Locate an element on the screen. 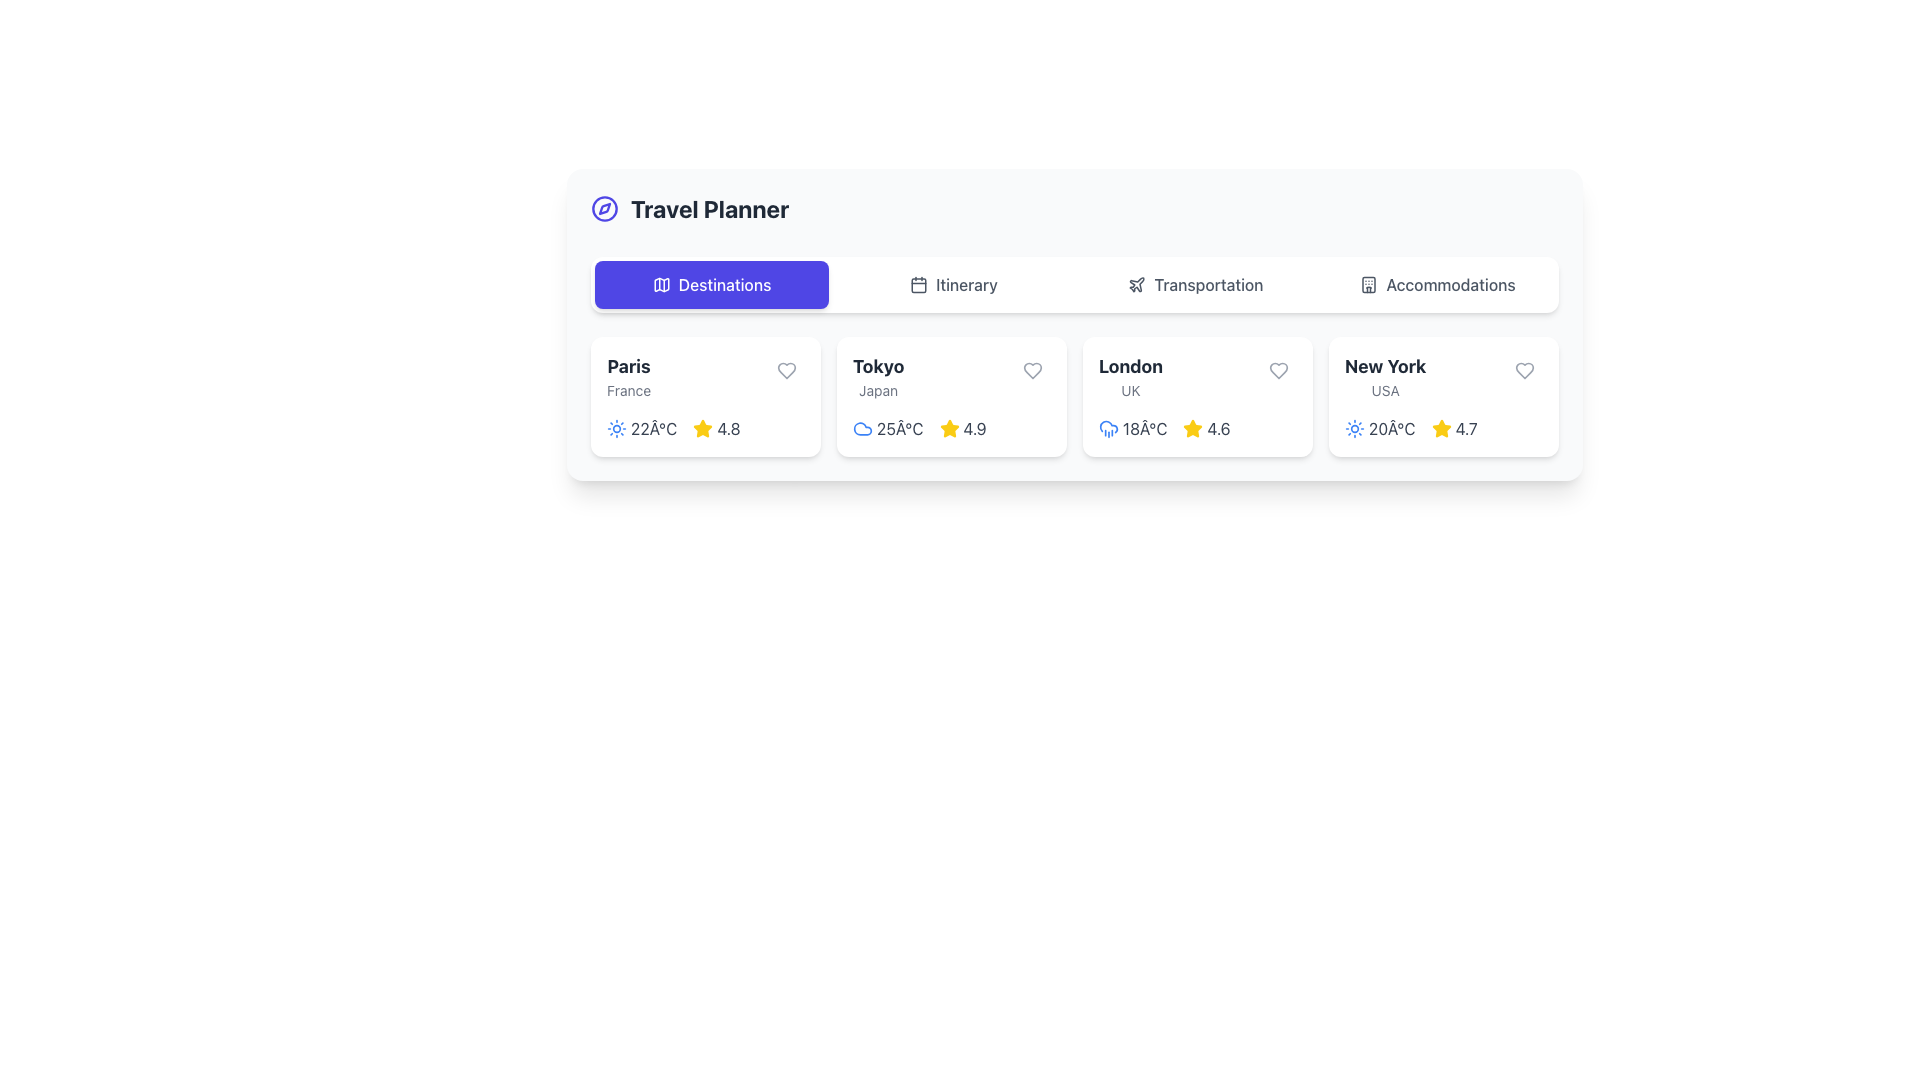  text displayed in the temperature label for the Paris destination, which is located next to a sun icon and a rating display is located at coordinates (654, 427).